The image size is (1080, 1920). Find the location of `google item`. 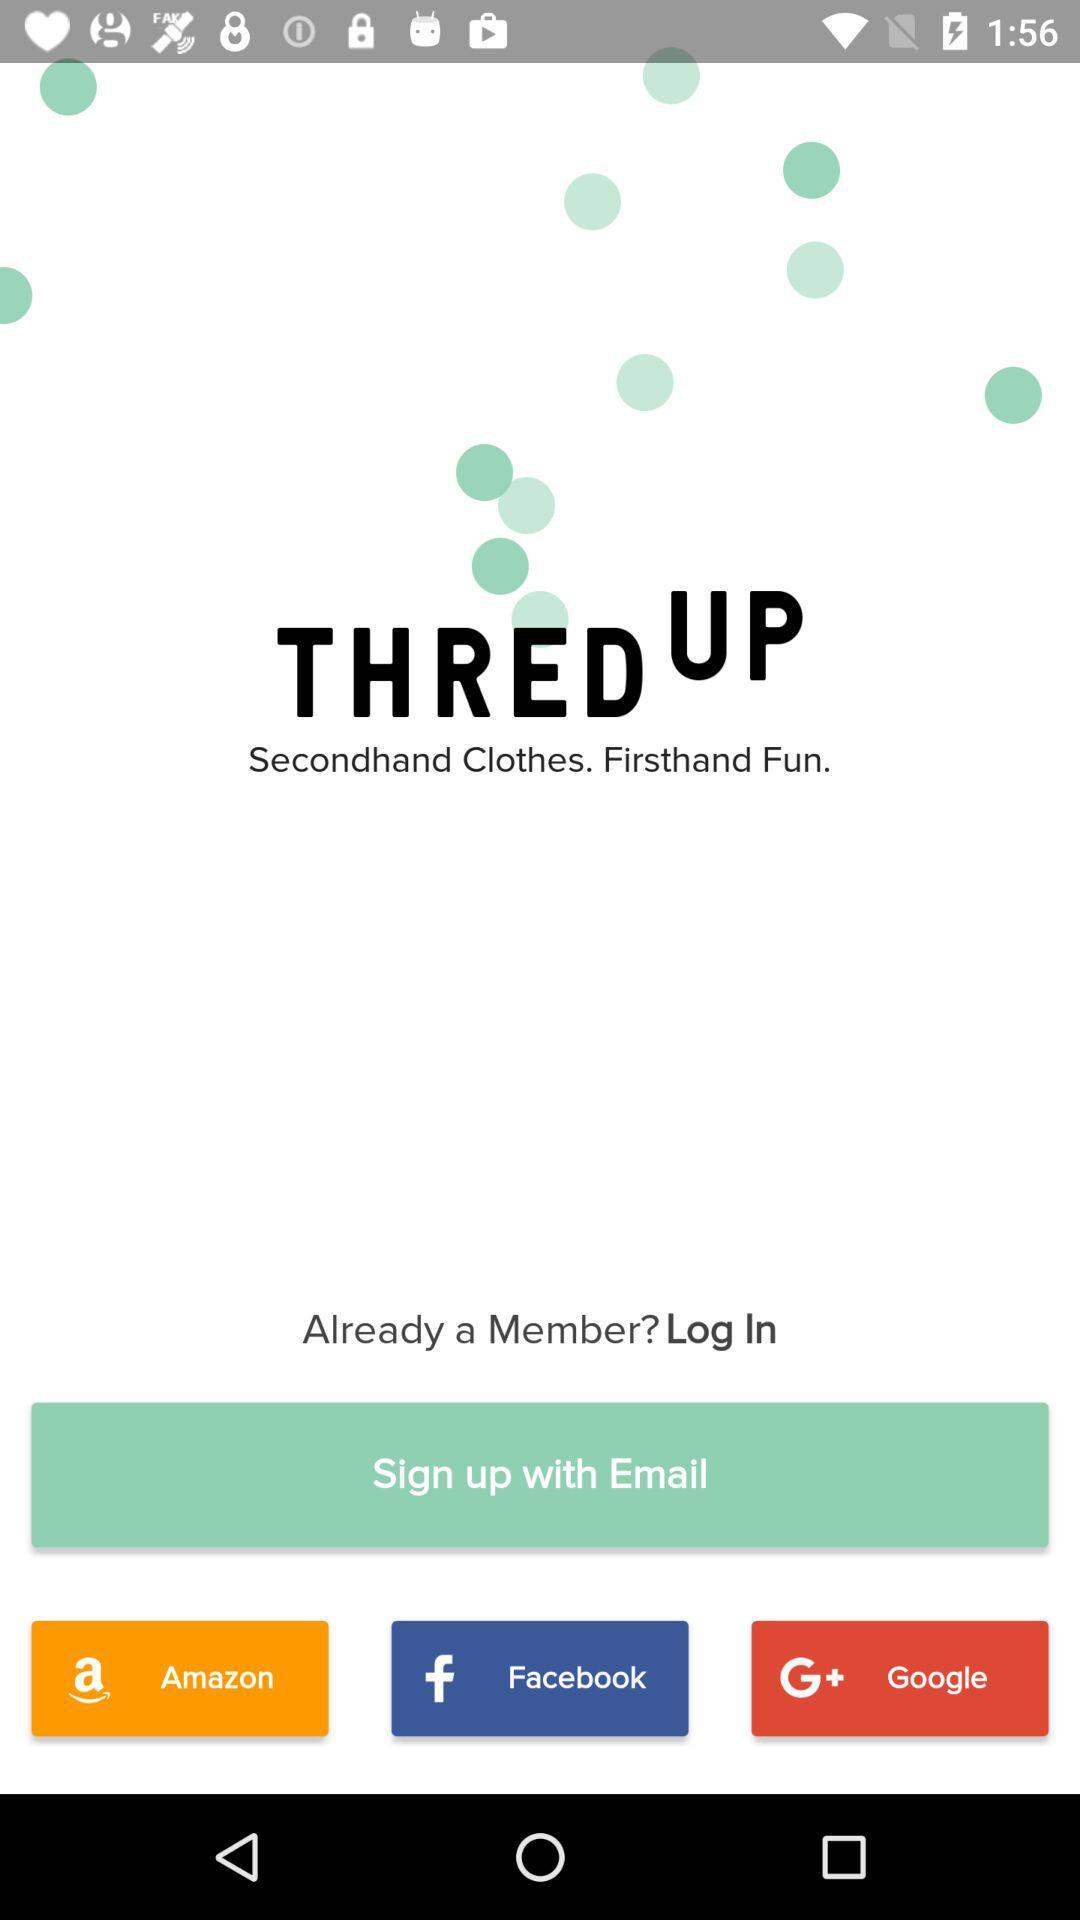

google item is located at coordinates (898, 1678).